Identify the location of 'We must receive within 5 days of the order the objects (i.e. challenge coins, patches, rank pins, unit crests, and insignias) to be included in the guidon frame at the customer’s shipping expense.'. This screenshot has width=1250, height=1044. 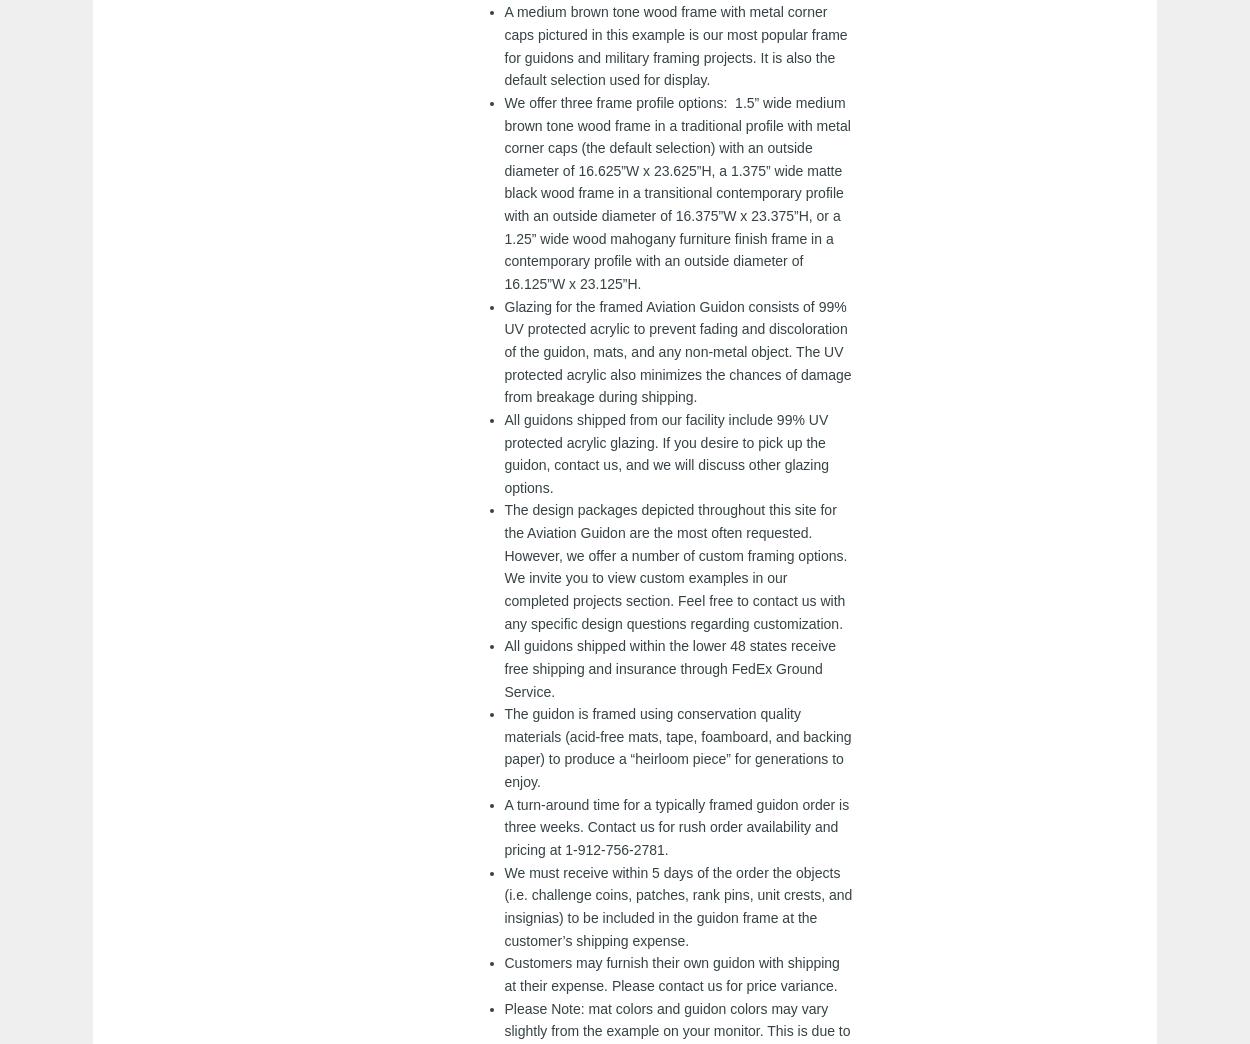
(678, 905).